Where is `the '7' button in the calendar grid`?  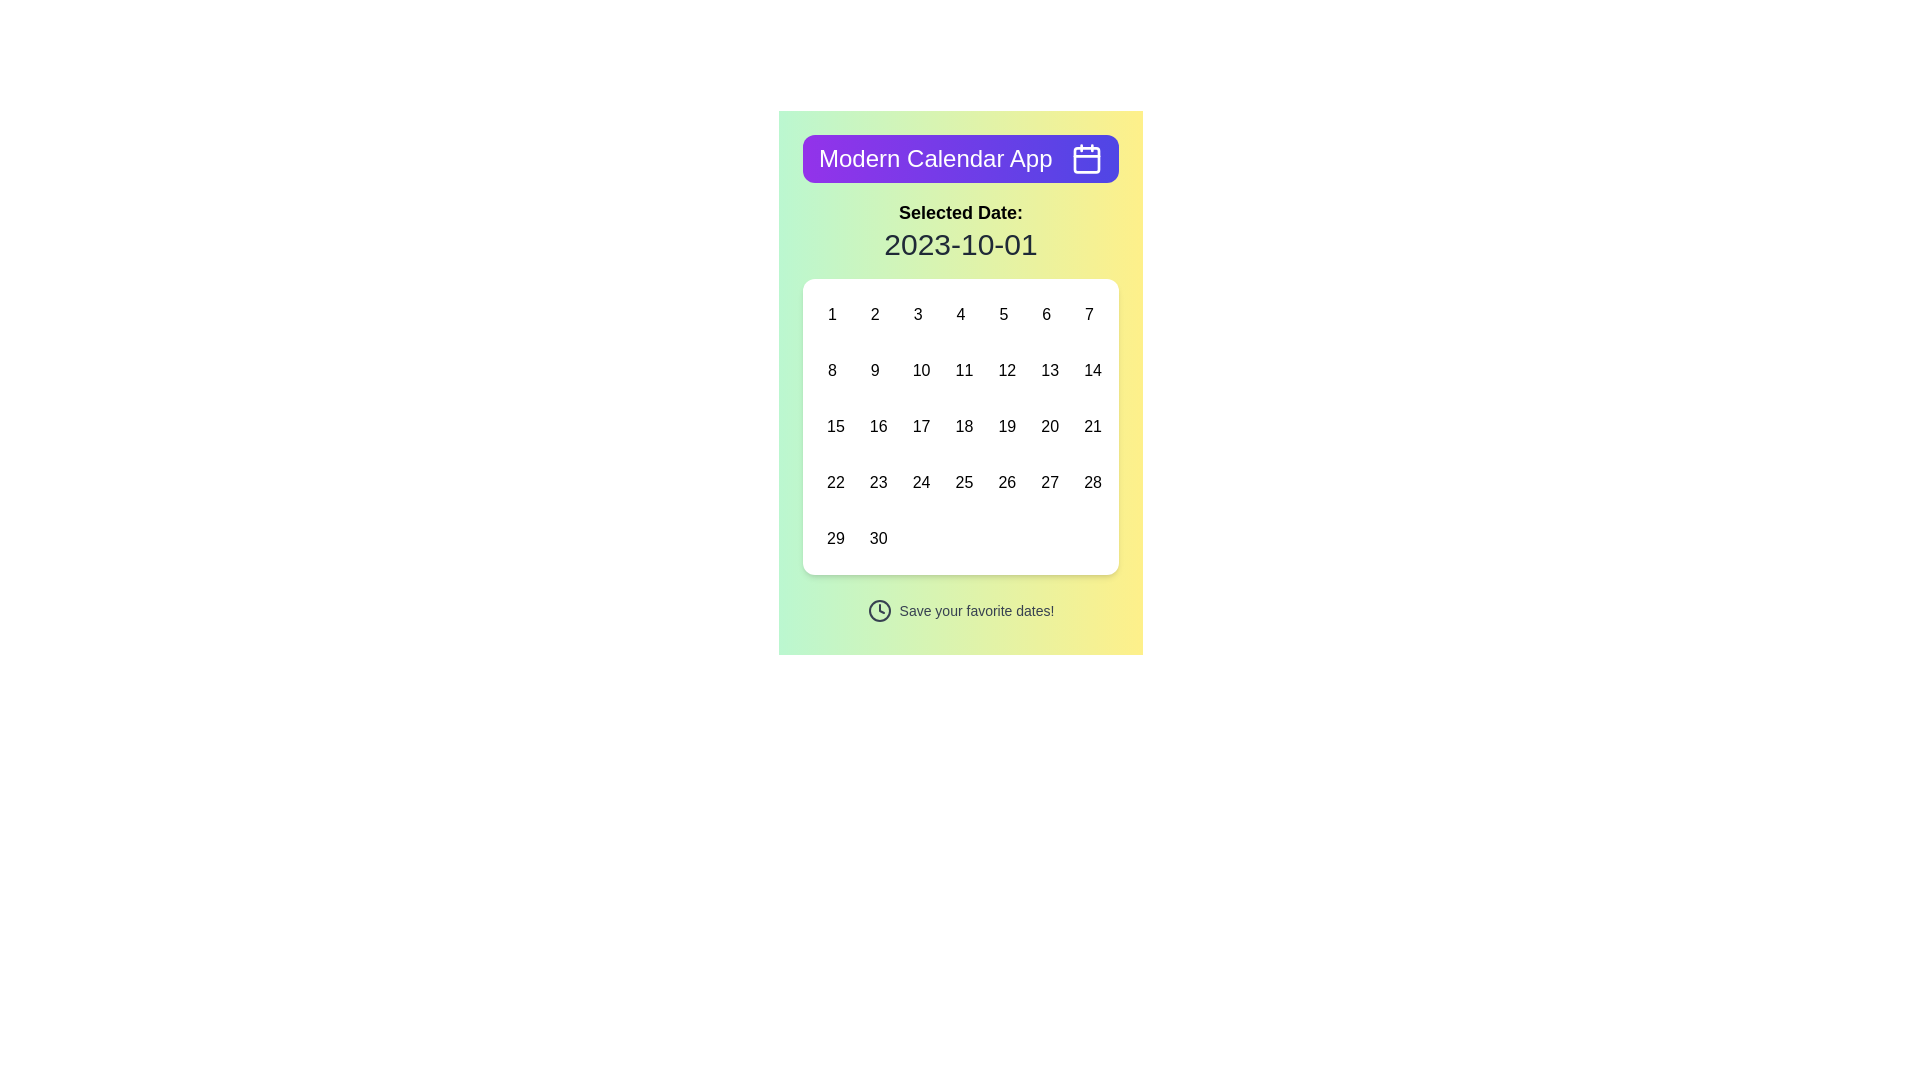
the '7' button in the calendar grid is located at coordinates (1088, 315).